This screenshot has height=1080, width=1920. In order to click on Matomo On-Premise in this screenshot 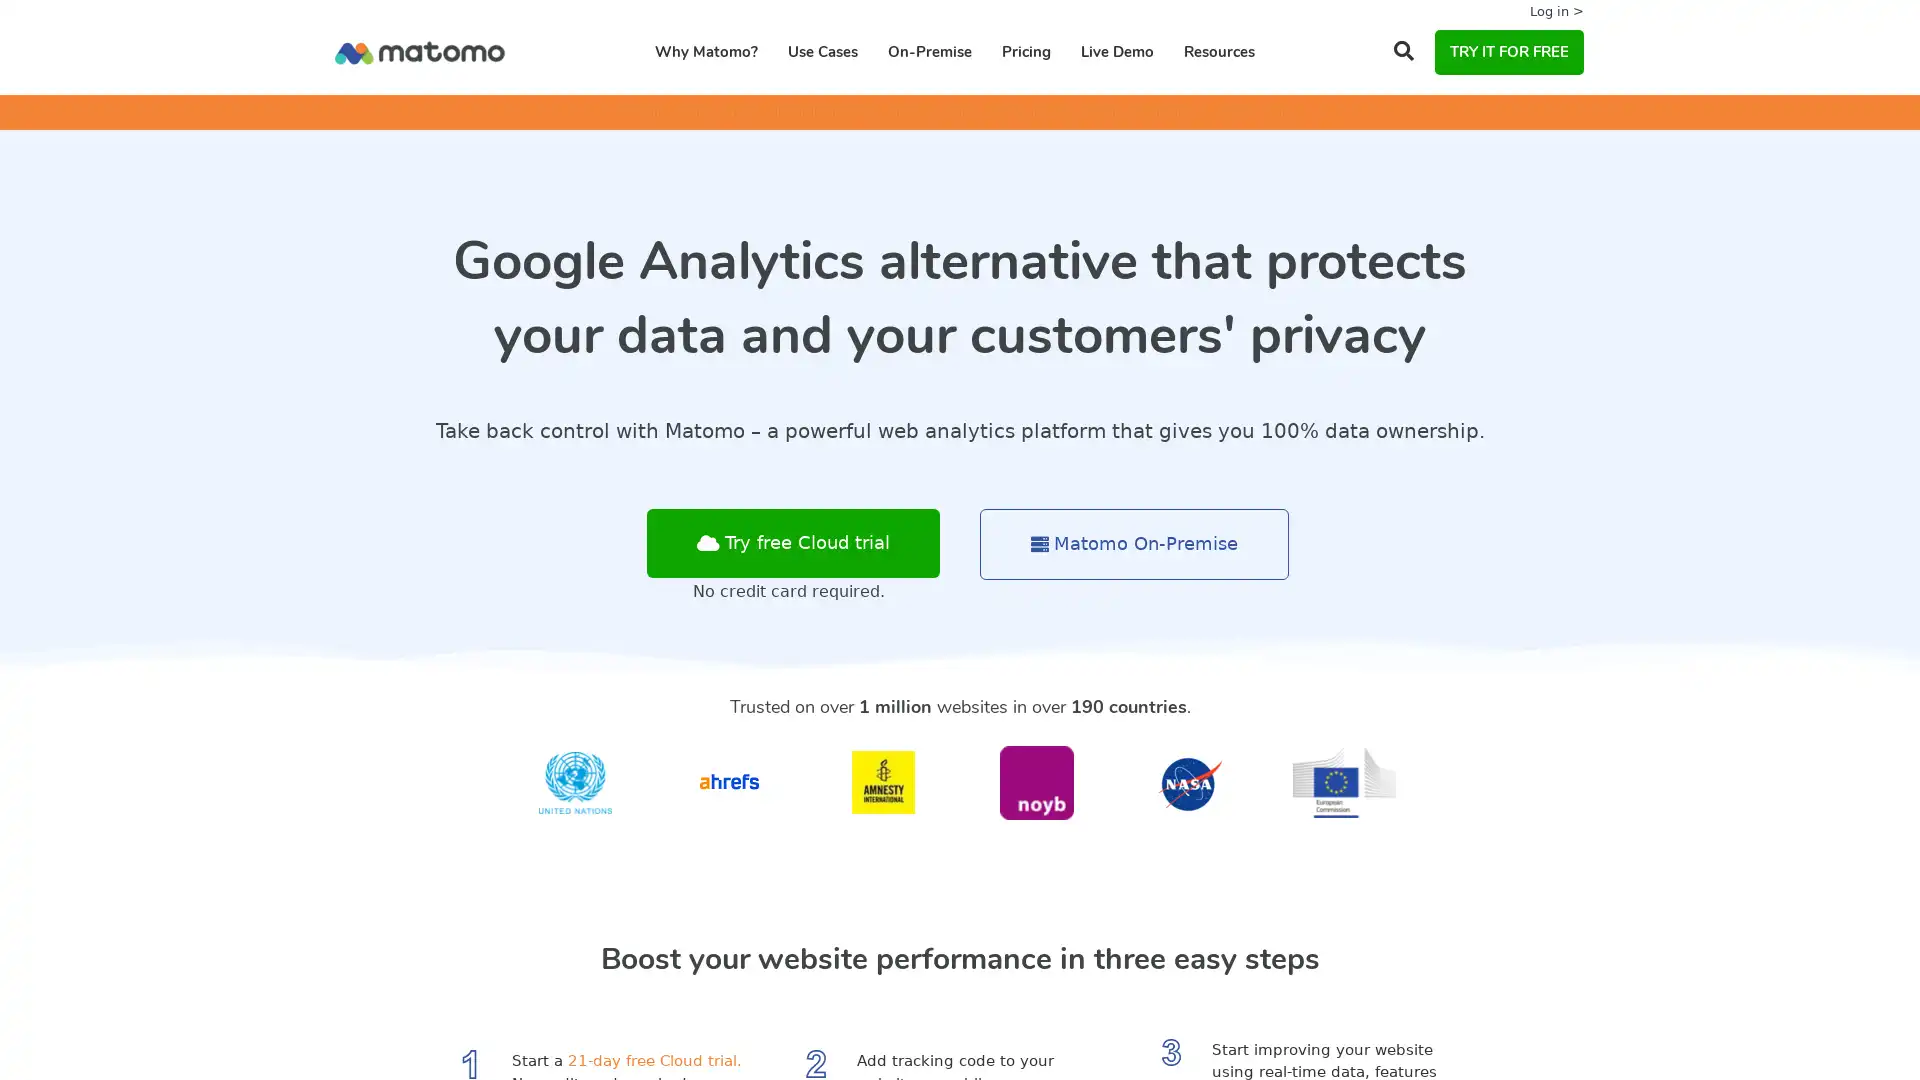, I will do `click(1134, 544)`.